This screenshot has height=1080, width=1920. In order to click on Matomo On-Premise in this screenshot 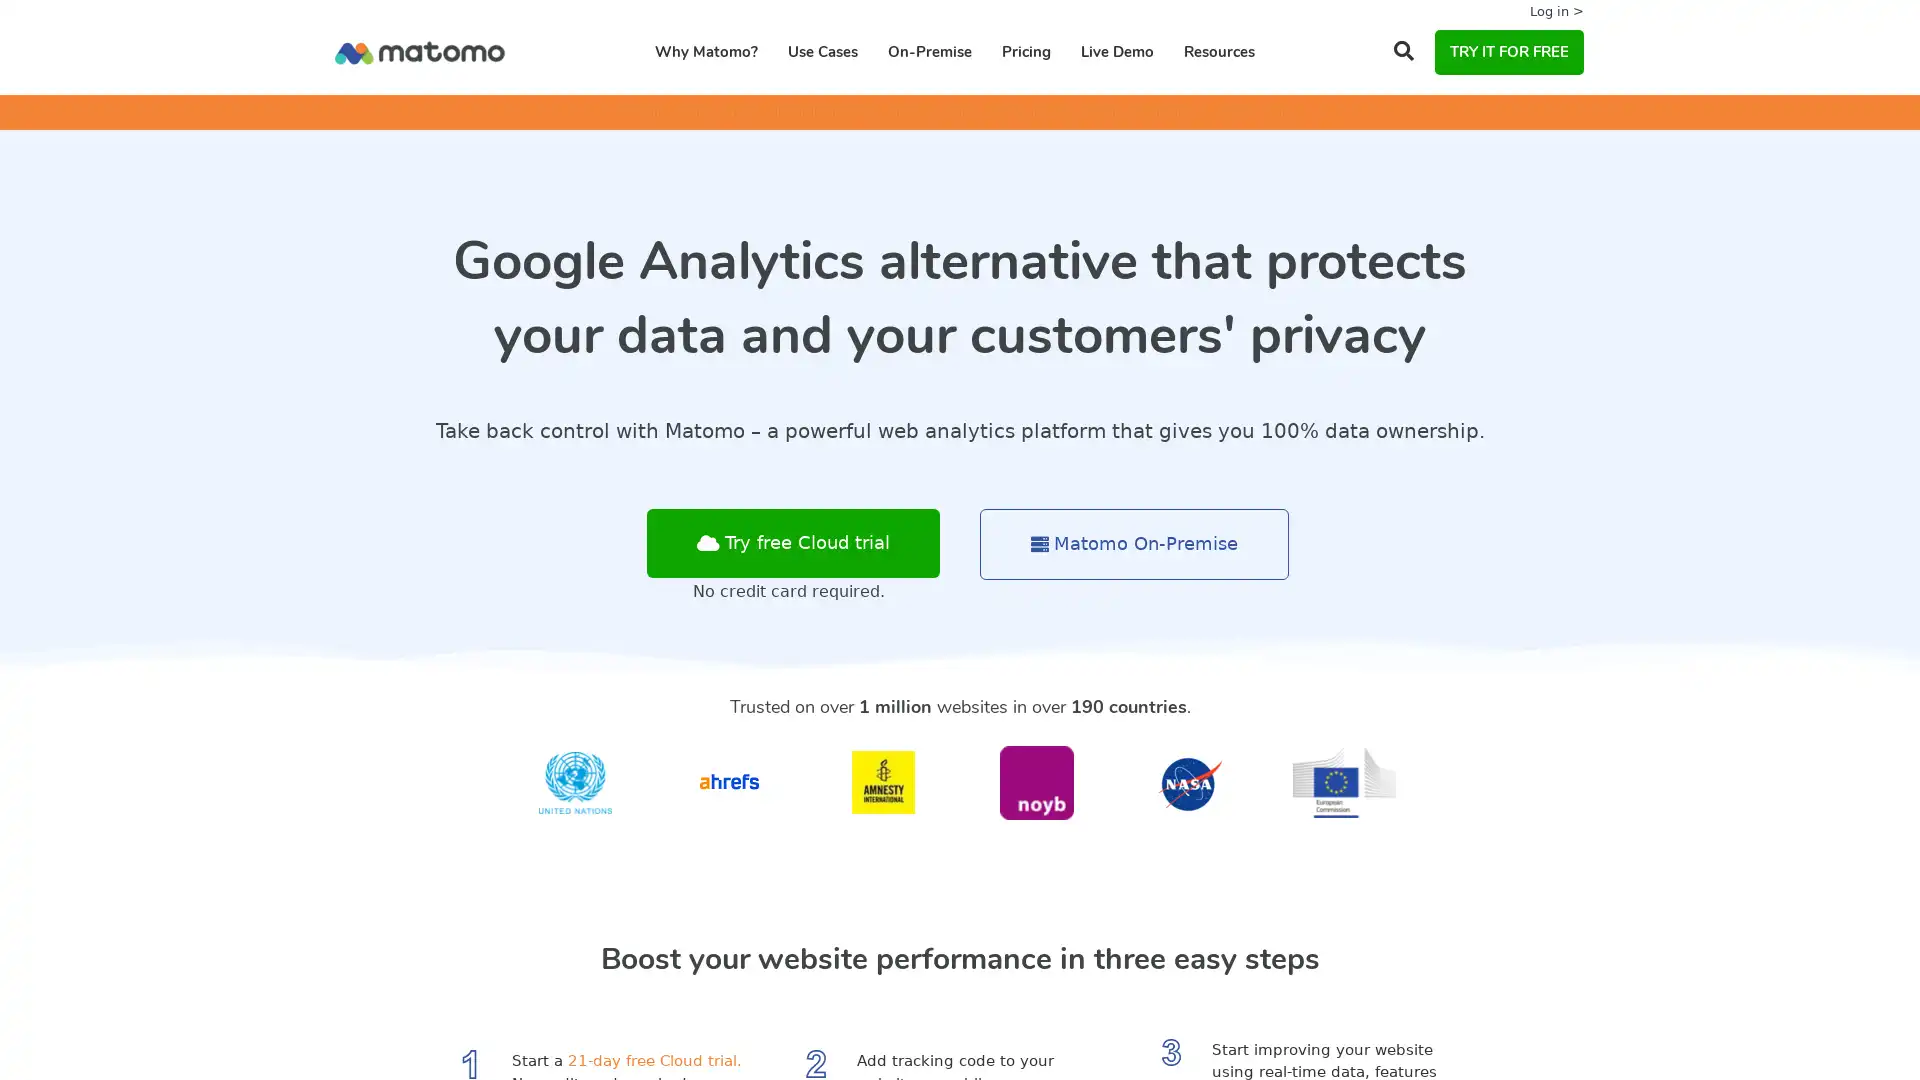, I will do `click(1134, 544)`.